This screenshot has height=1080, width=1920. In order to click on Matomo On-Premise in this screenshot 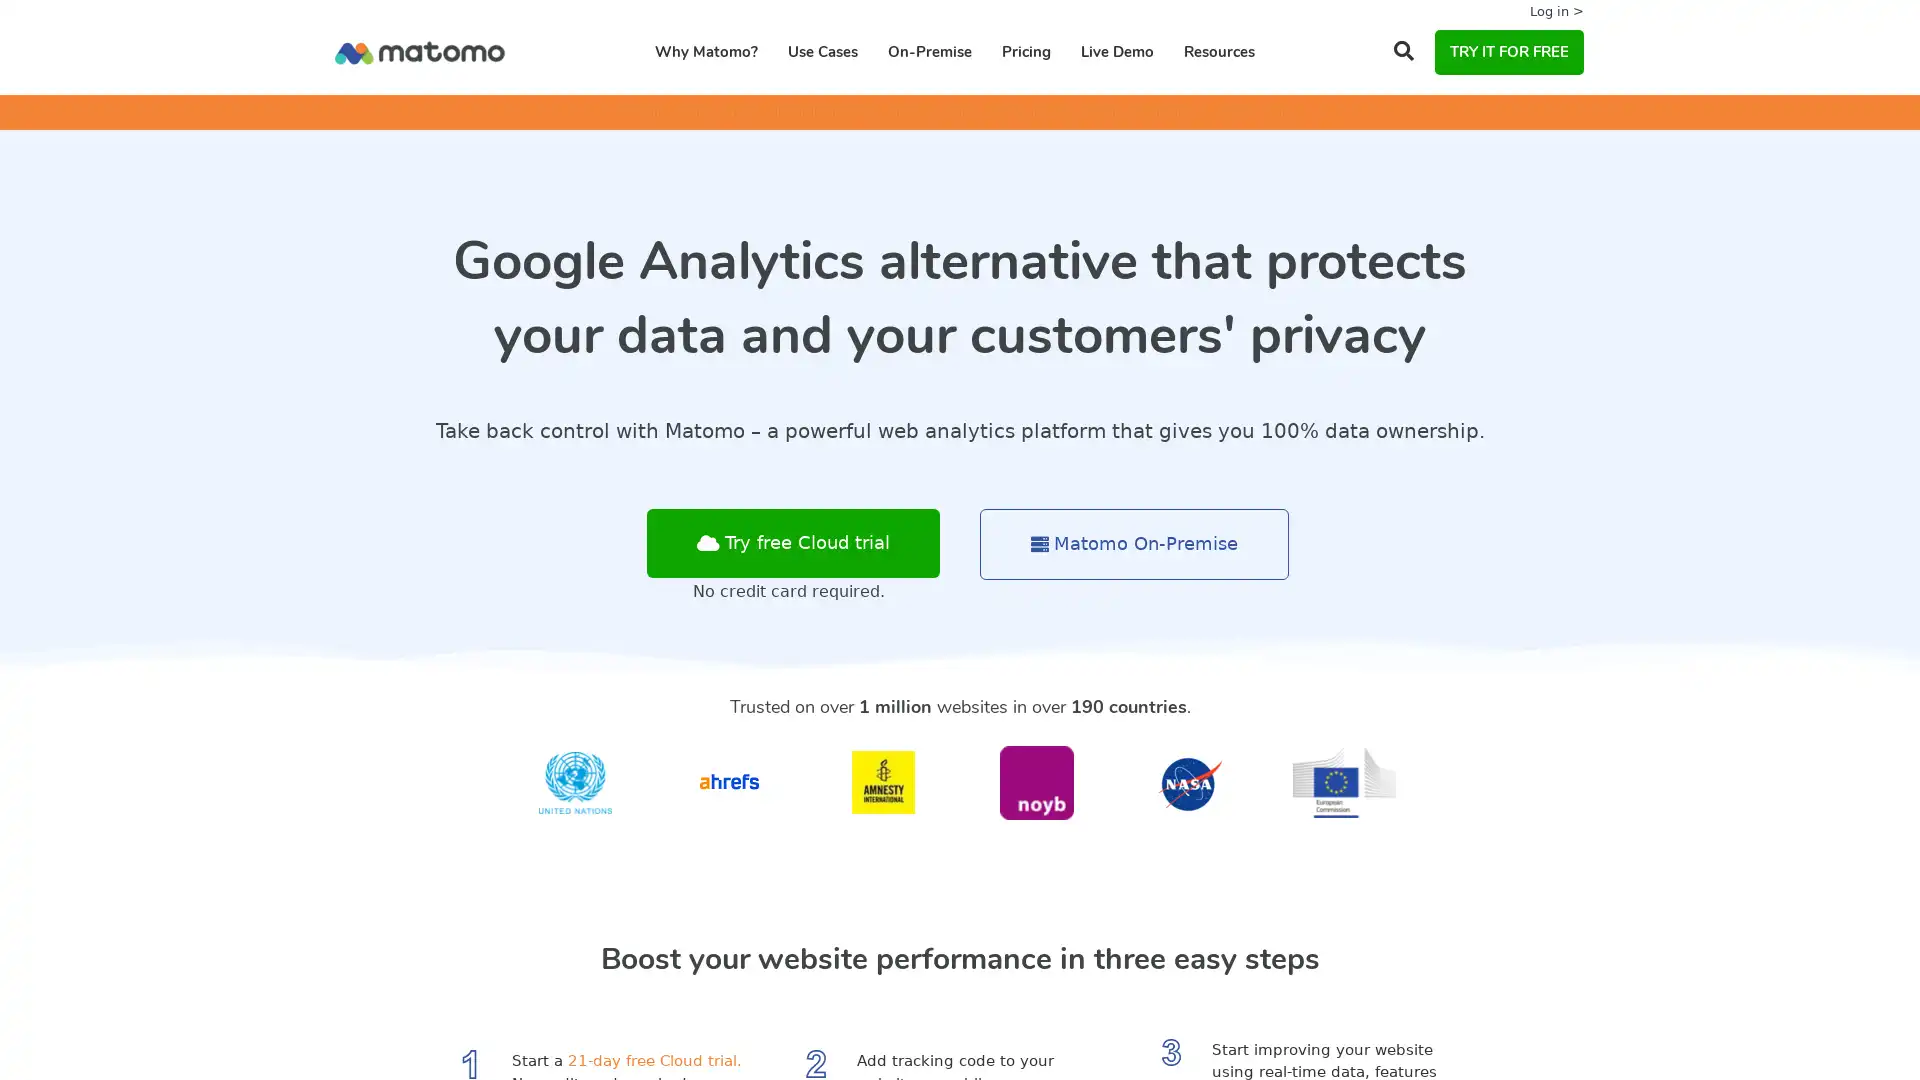, I will do `click(1134, 544)`.